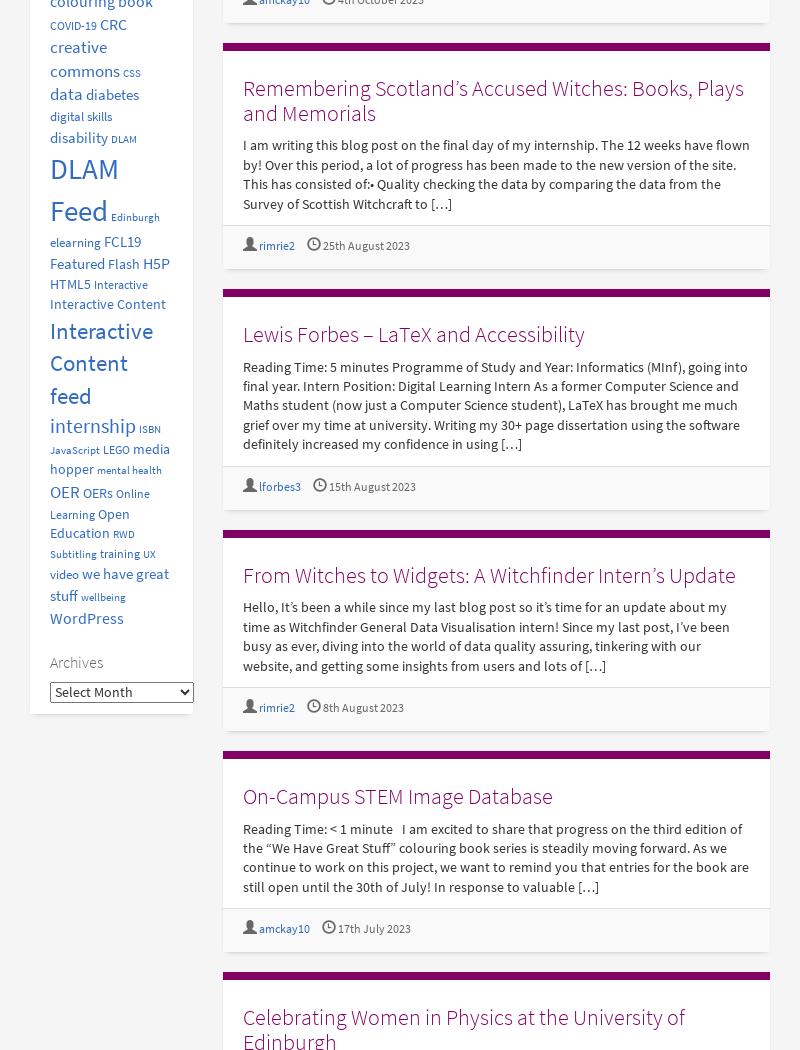 This screenshot has height=1050, width=800. Describe the element at coordinates (119, 553) in the screenshot. I see `'training'` at that location.